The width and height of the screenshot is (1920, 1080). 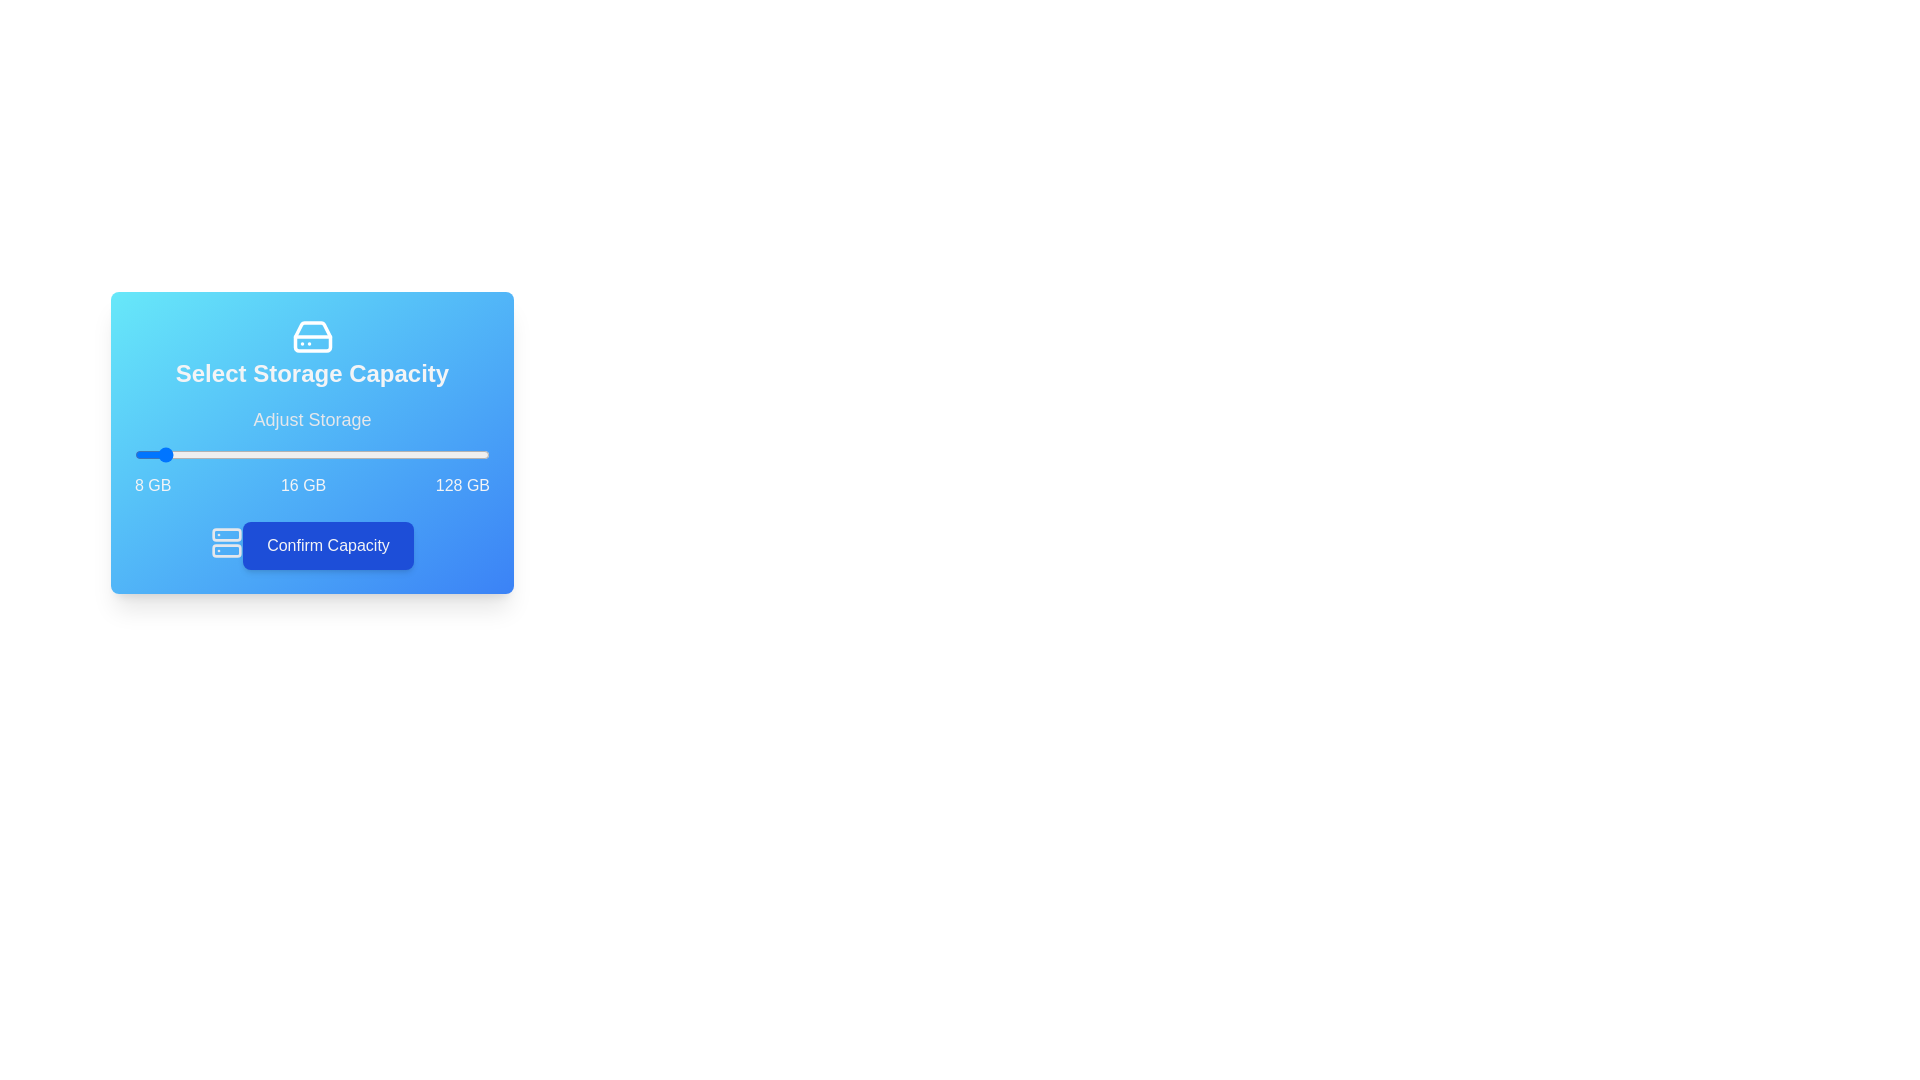 I want to click on the storage slider to set the capacity to 119 GB, so click(x=462, y=455).